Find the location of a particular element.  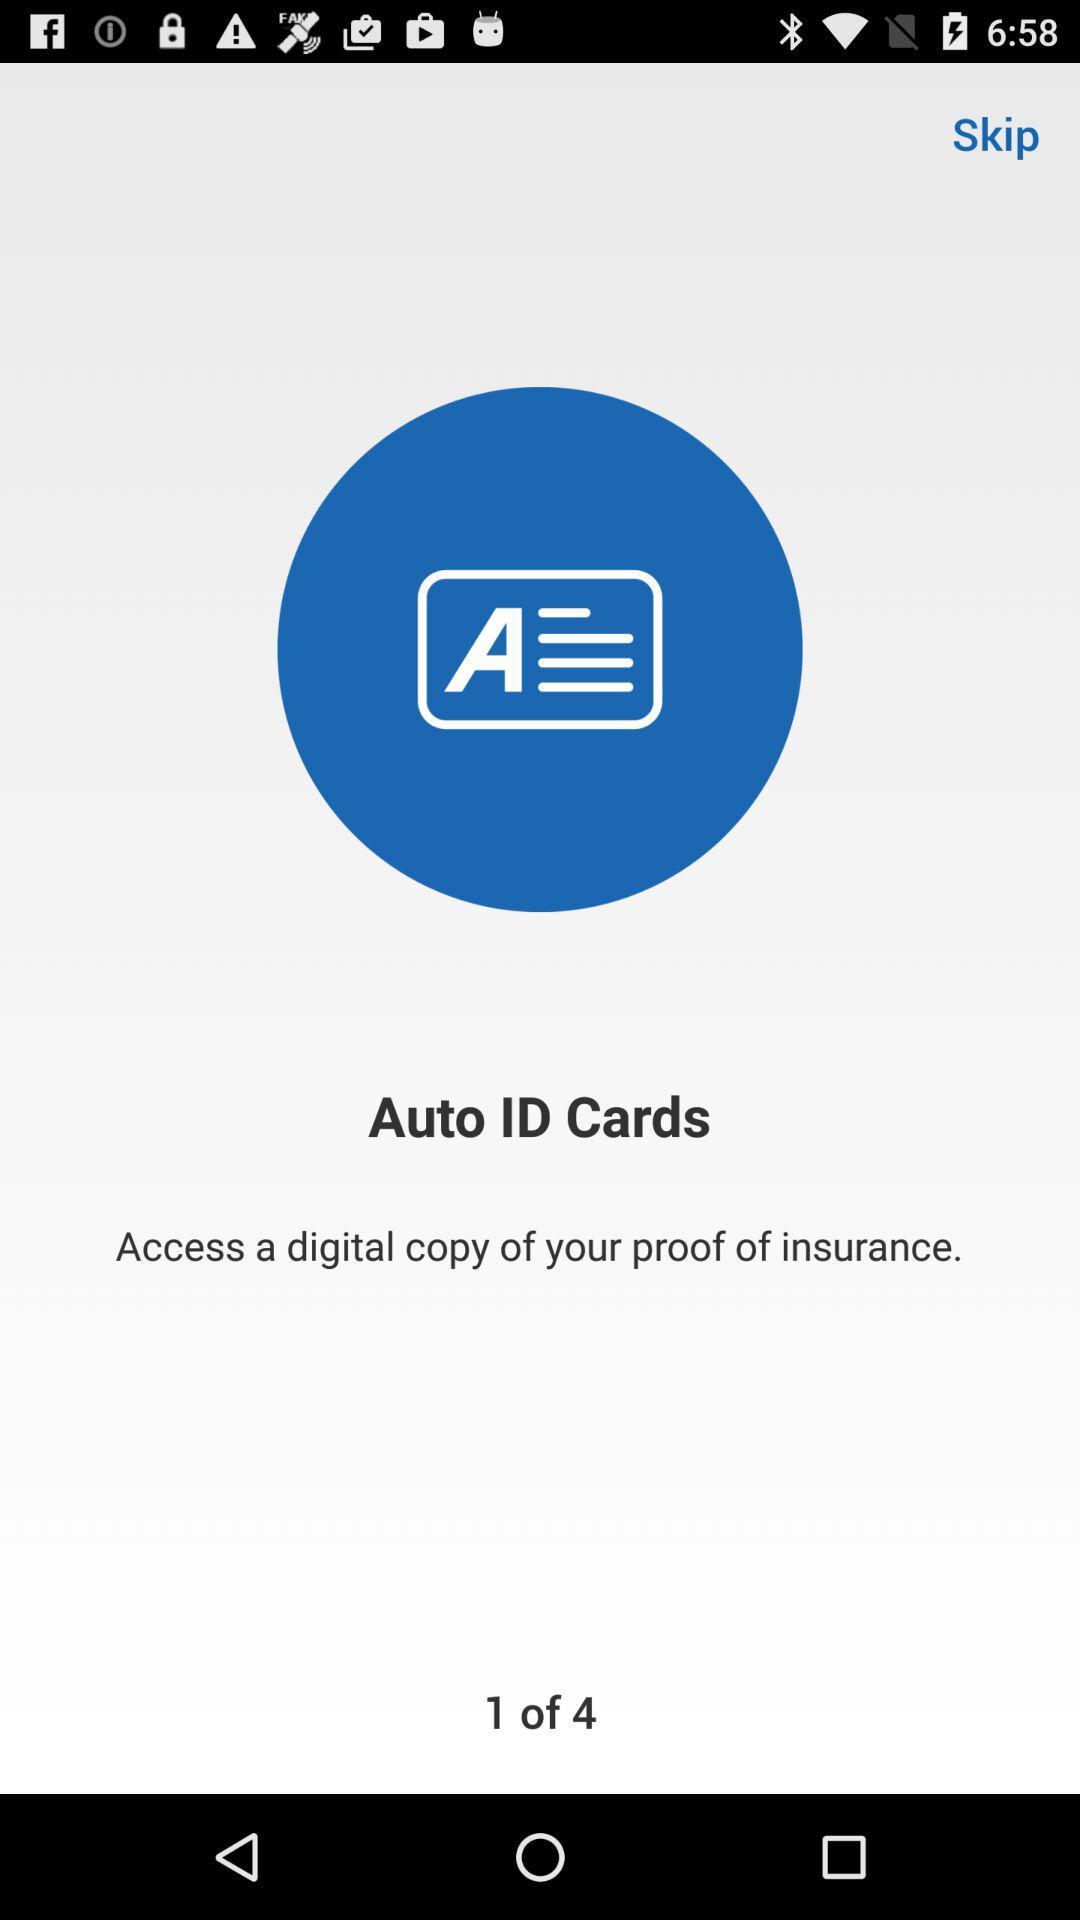

the skip app is located at coordinates (995, 132).